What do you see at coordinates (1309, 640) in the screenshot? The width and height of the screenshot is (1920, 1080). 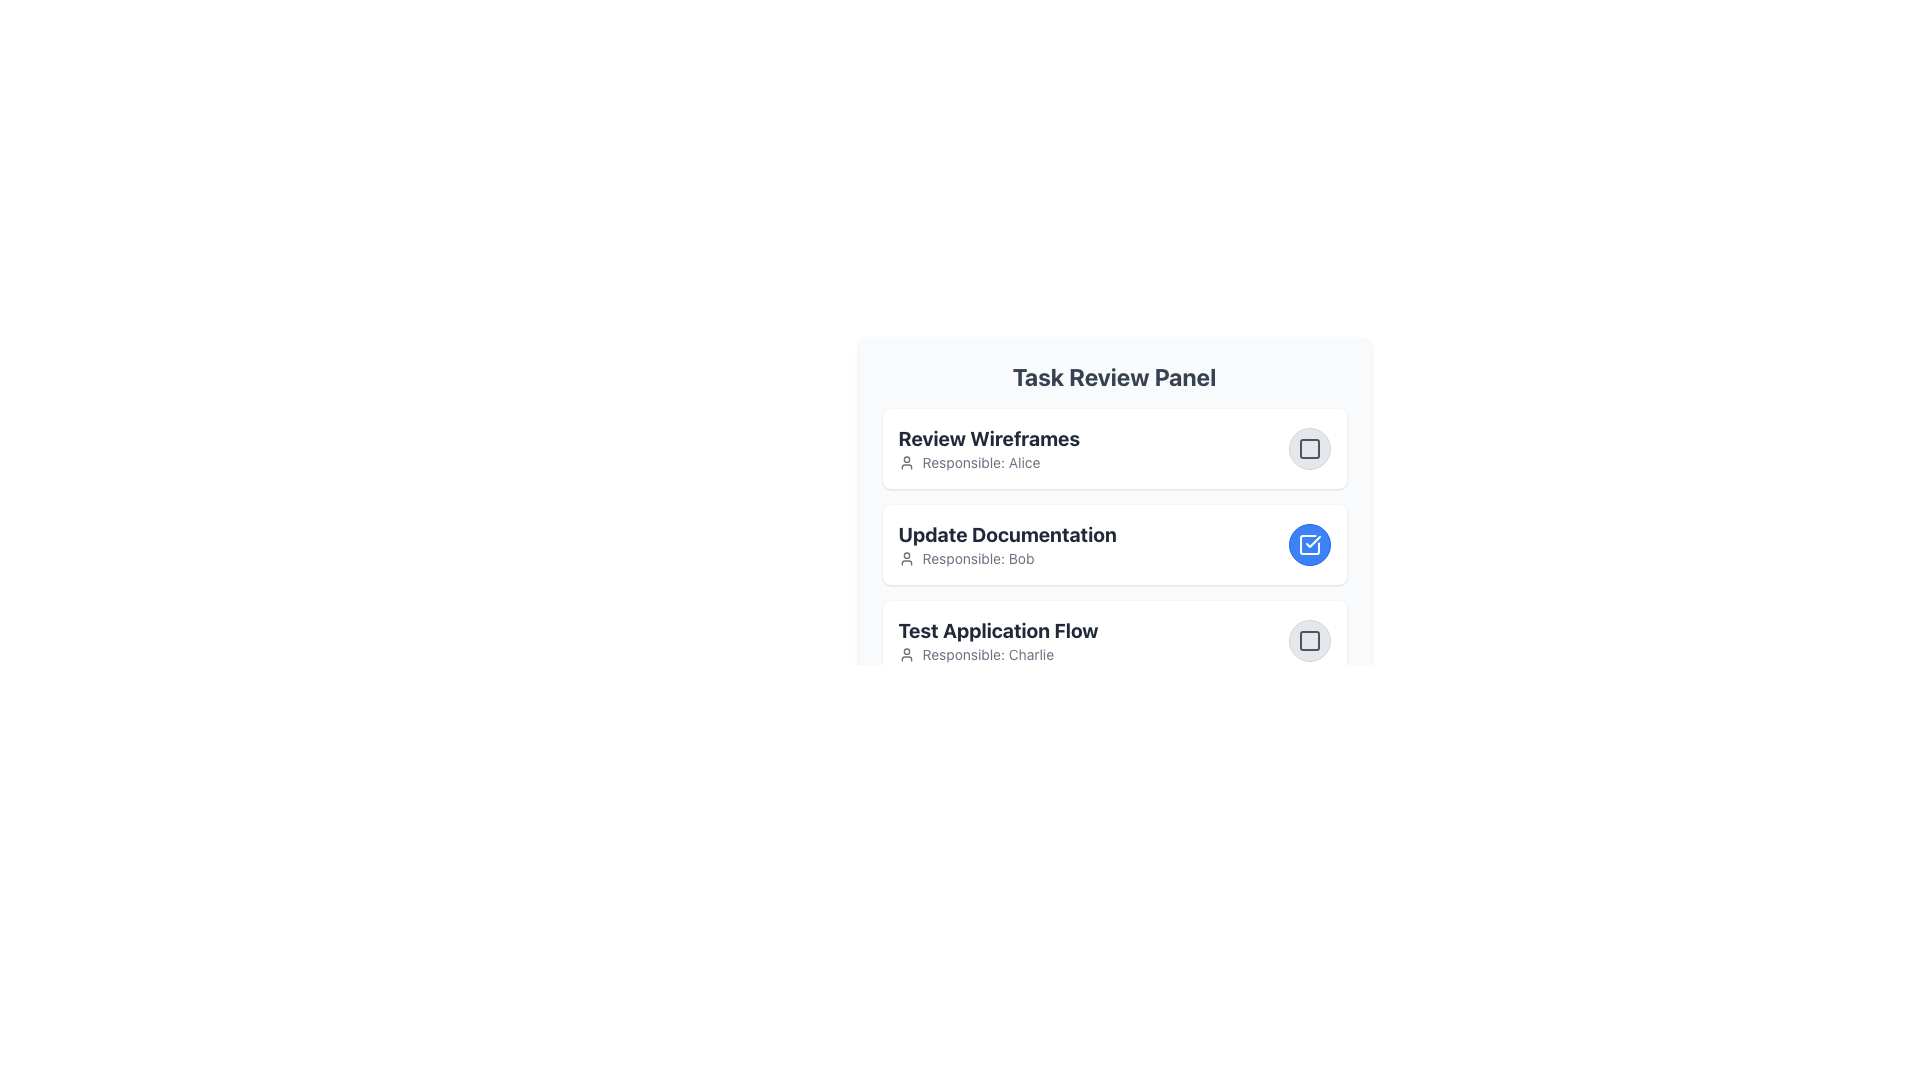 I see `the rounded rectangle button located in the bottom-right square icon of the 'Test Application Flow' task in the 'Task Review Panel'` at bounding box center [1309, 640].